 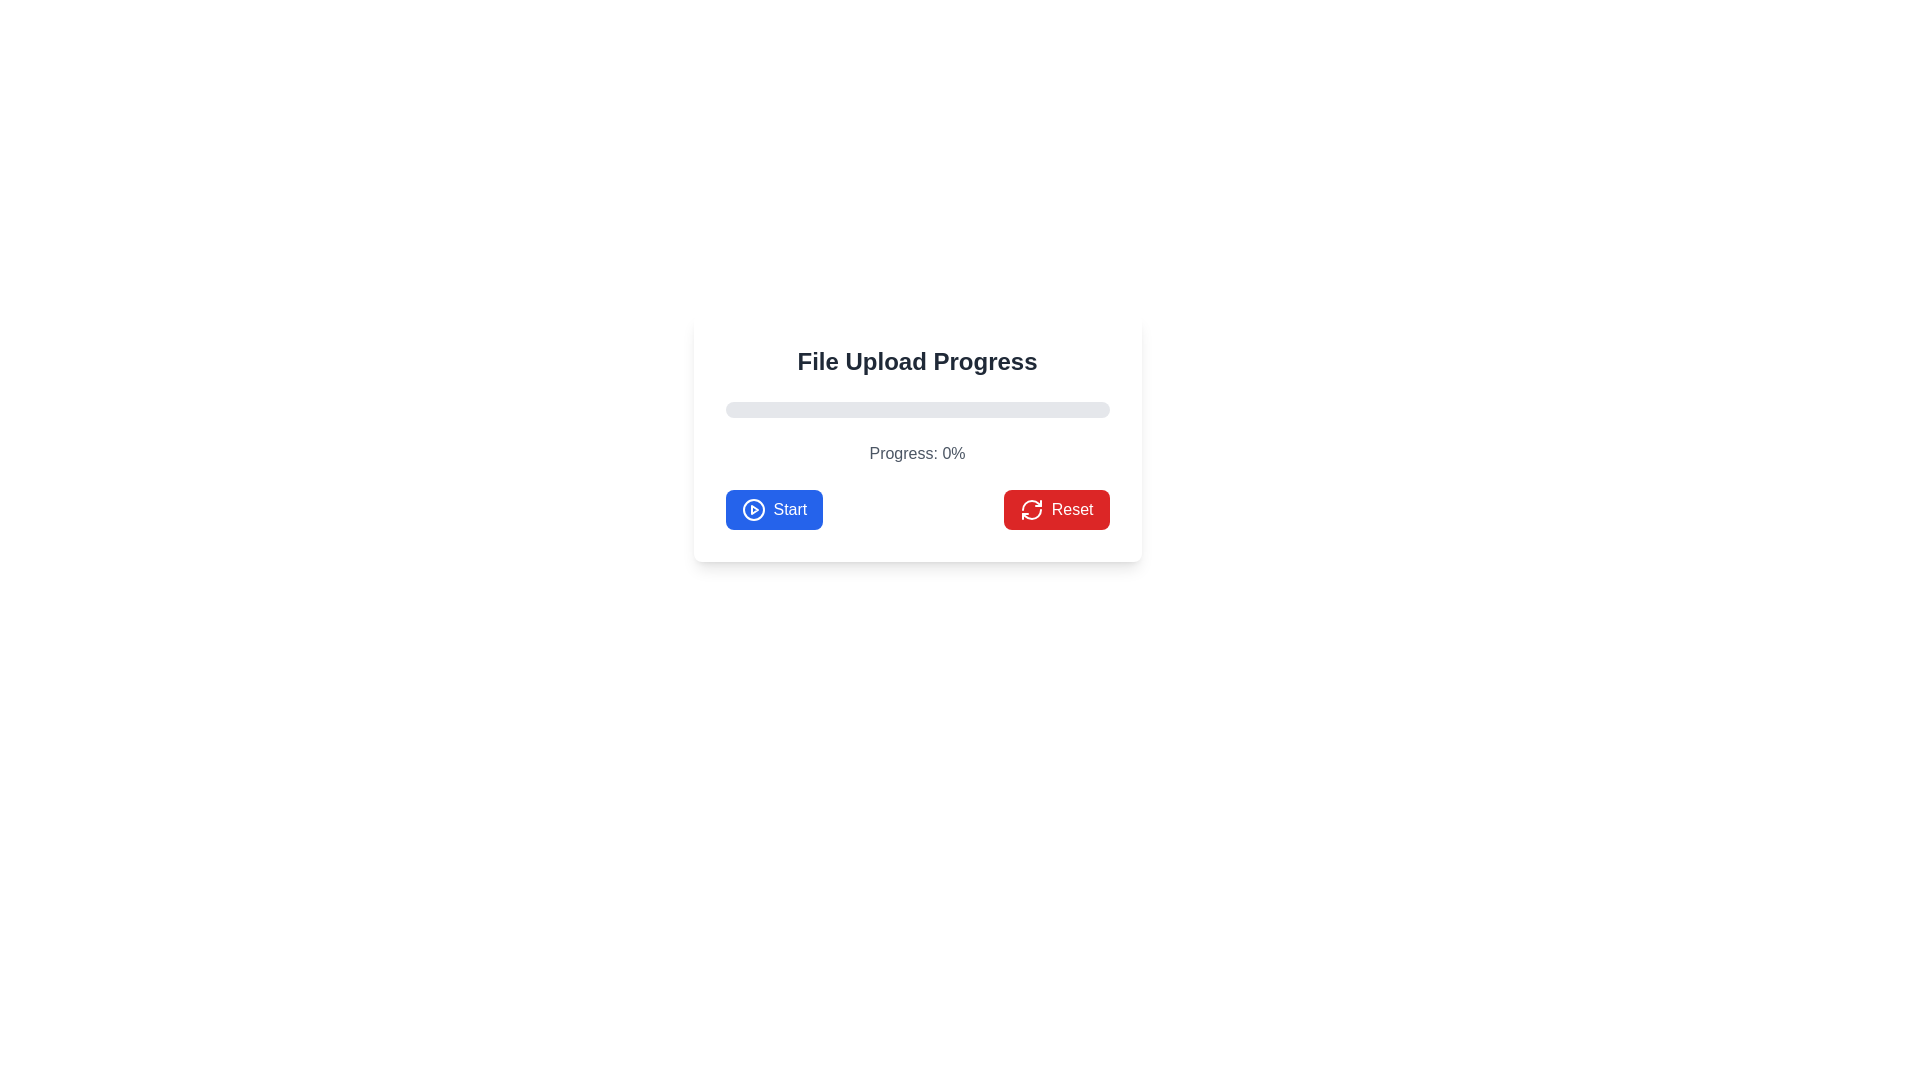 What do you see at coordinates (916, 454) in the screenshot?
I see `the Text Label that displays the current progress percentage, which is positioned centrally below the progress bar and above the 'Start' and 'Reset' buttons` at bounding box center [916, 454].